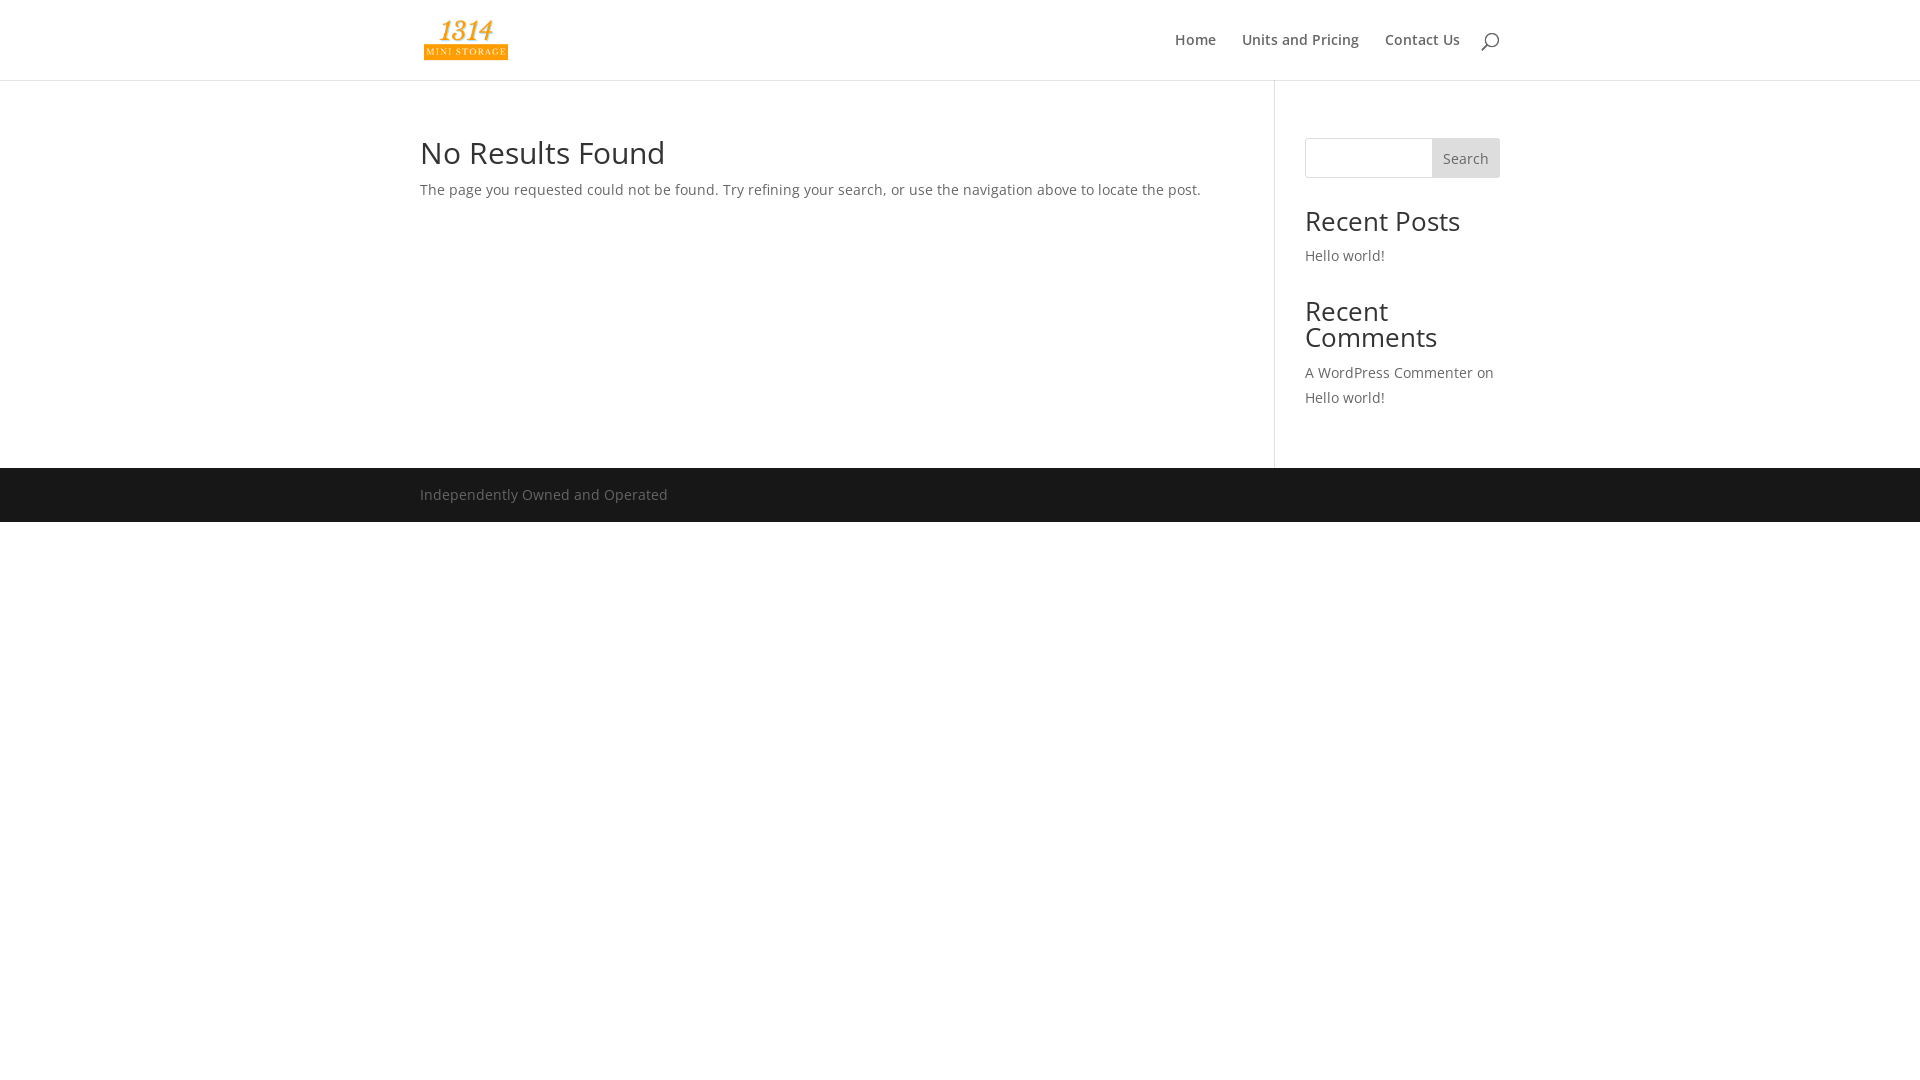  I want to click on 'Search', so click(1430, 157).